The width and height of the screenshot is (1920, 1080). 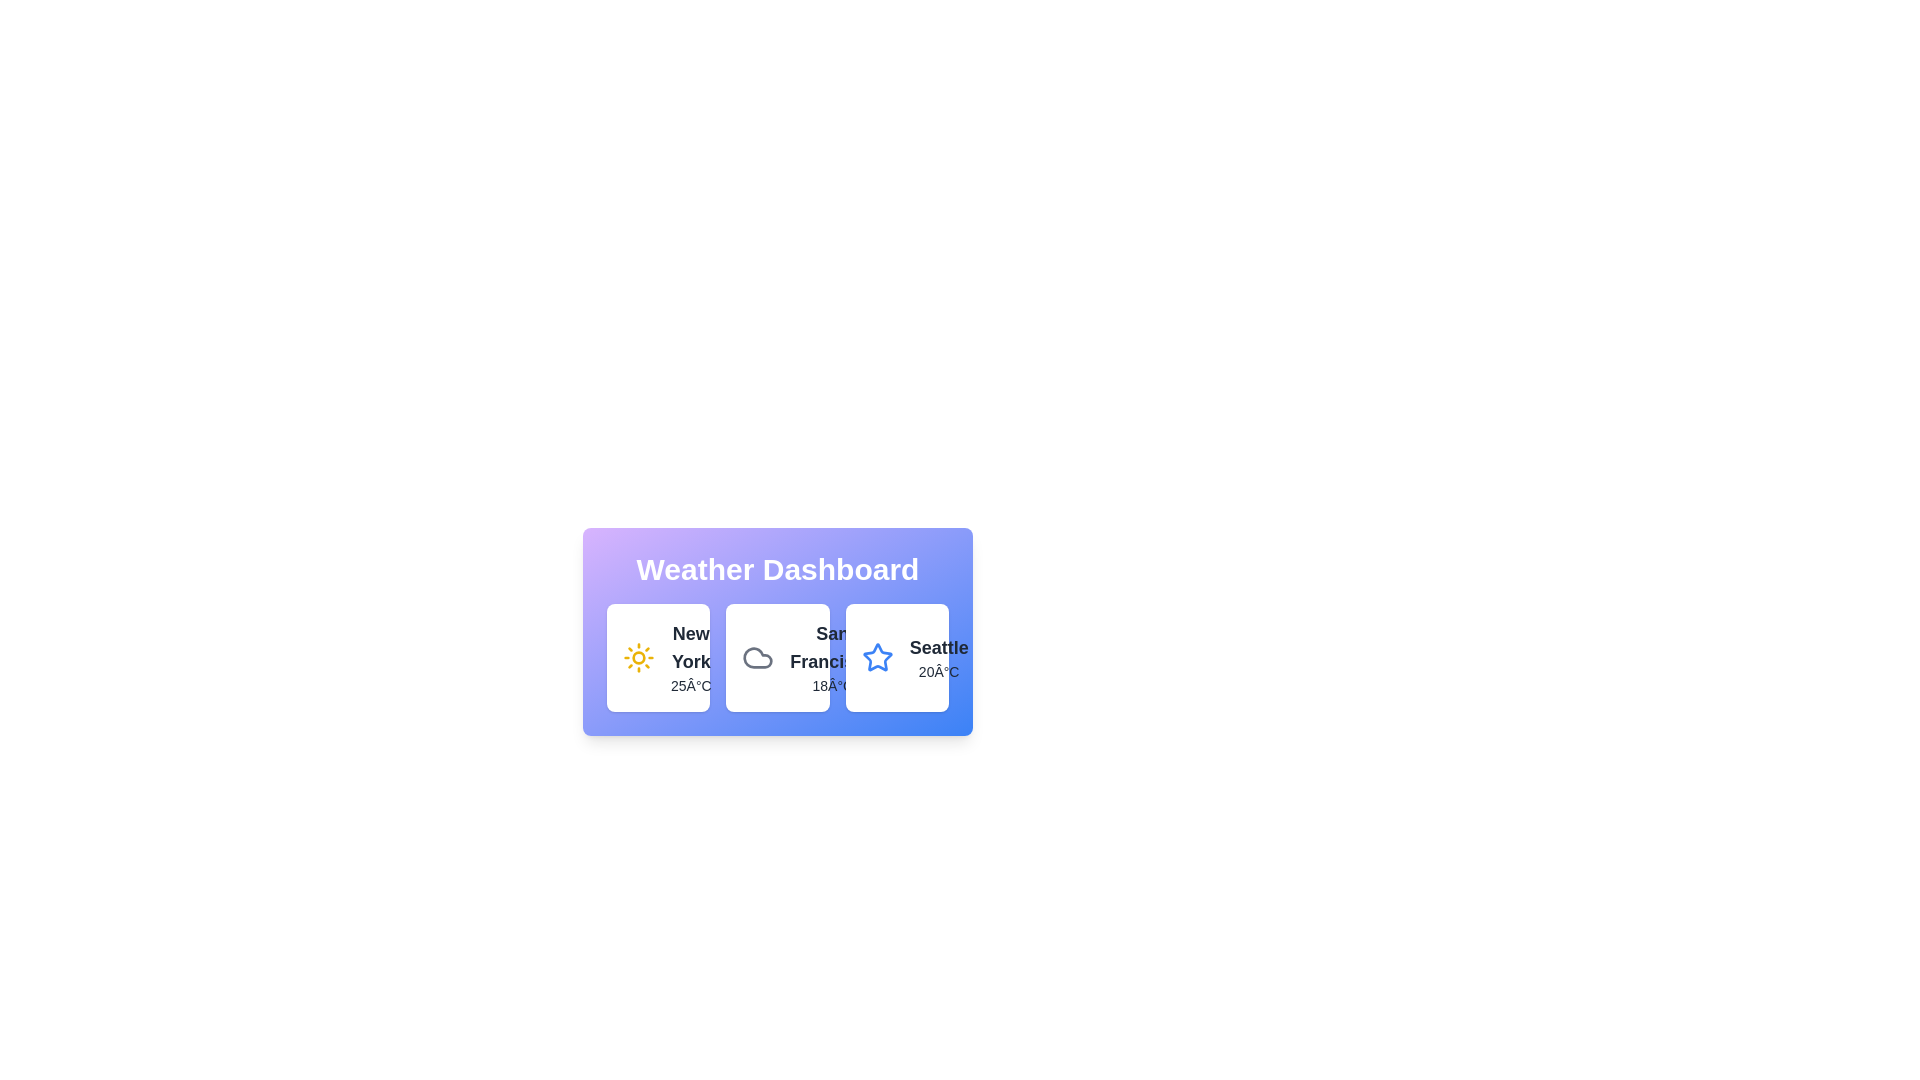 I want to click on temperature value displayed in the text label beneath 'New York' in the weather dashboard, so click(x=691, y=685).